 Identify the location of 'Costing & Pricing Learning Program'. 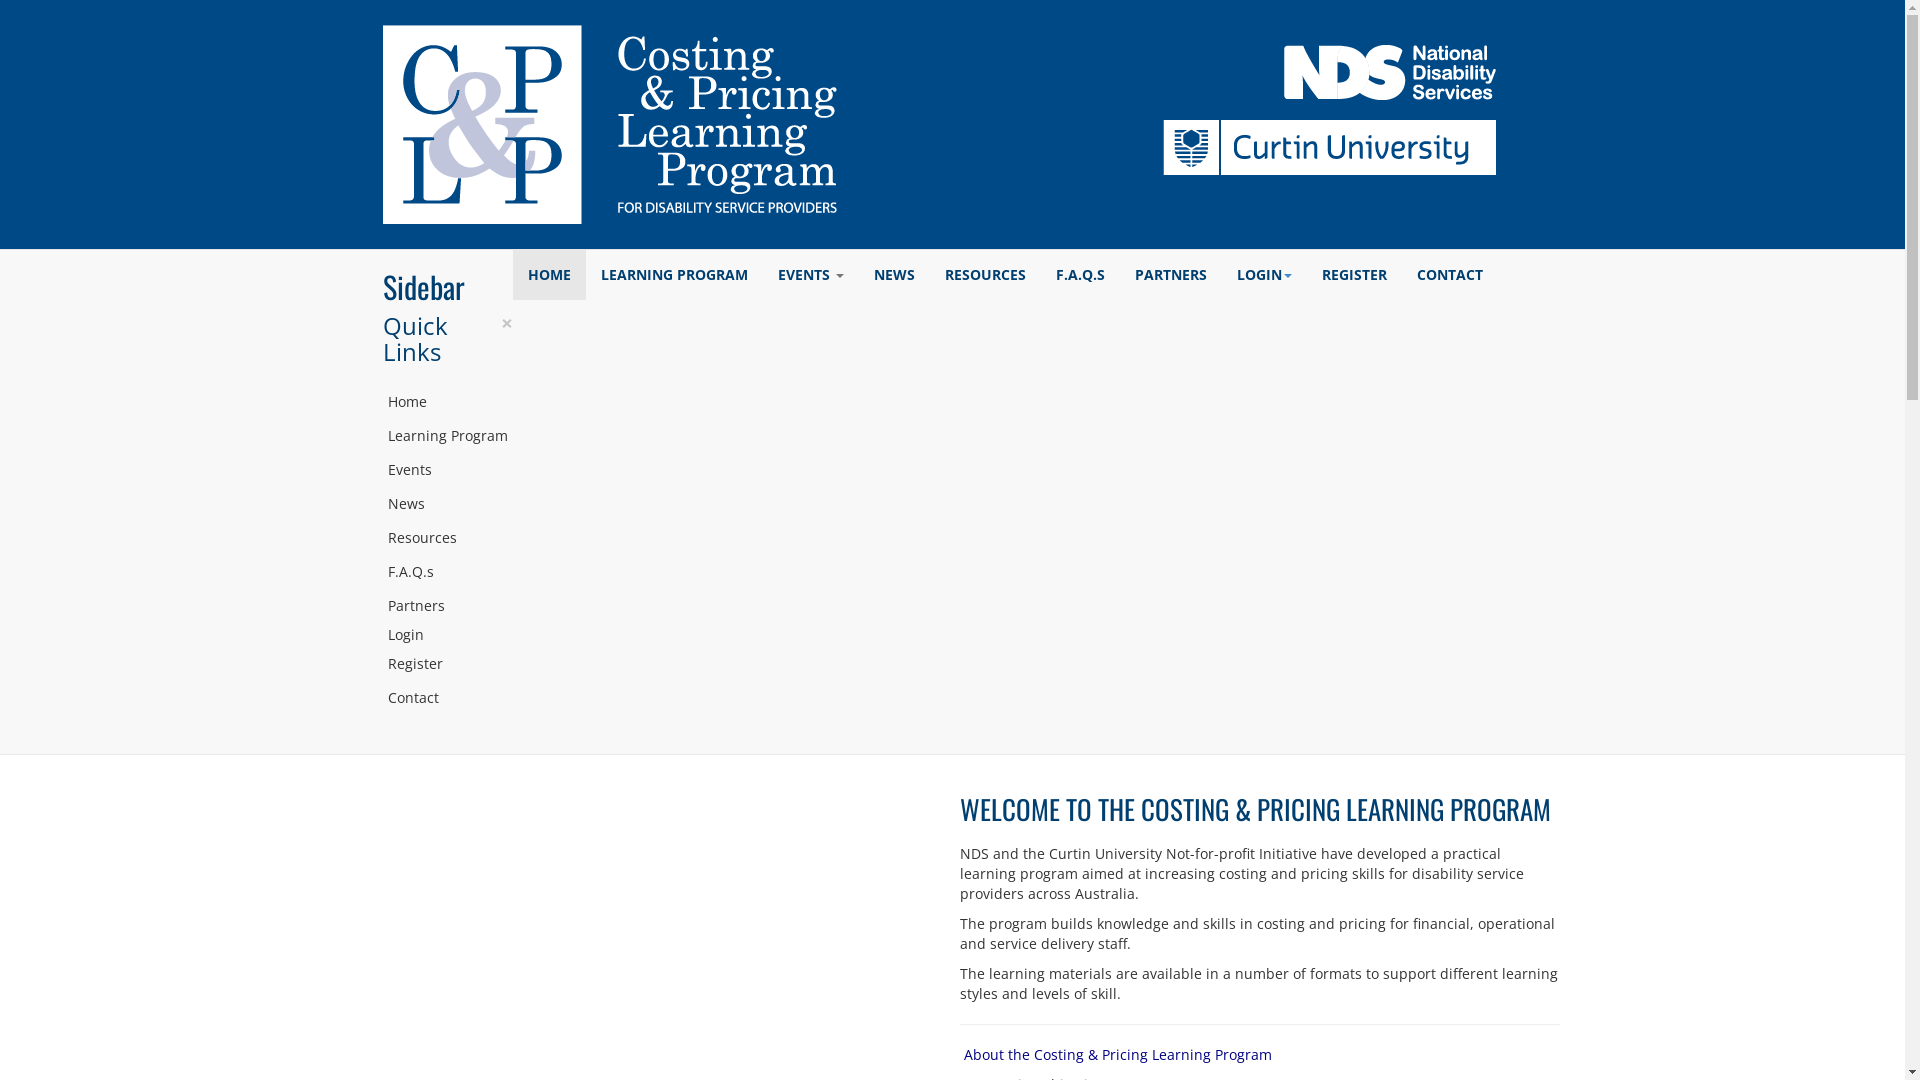
(608, 124).